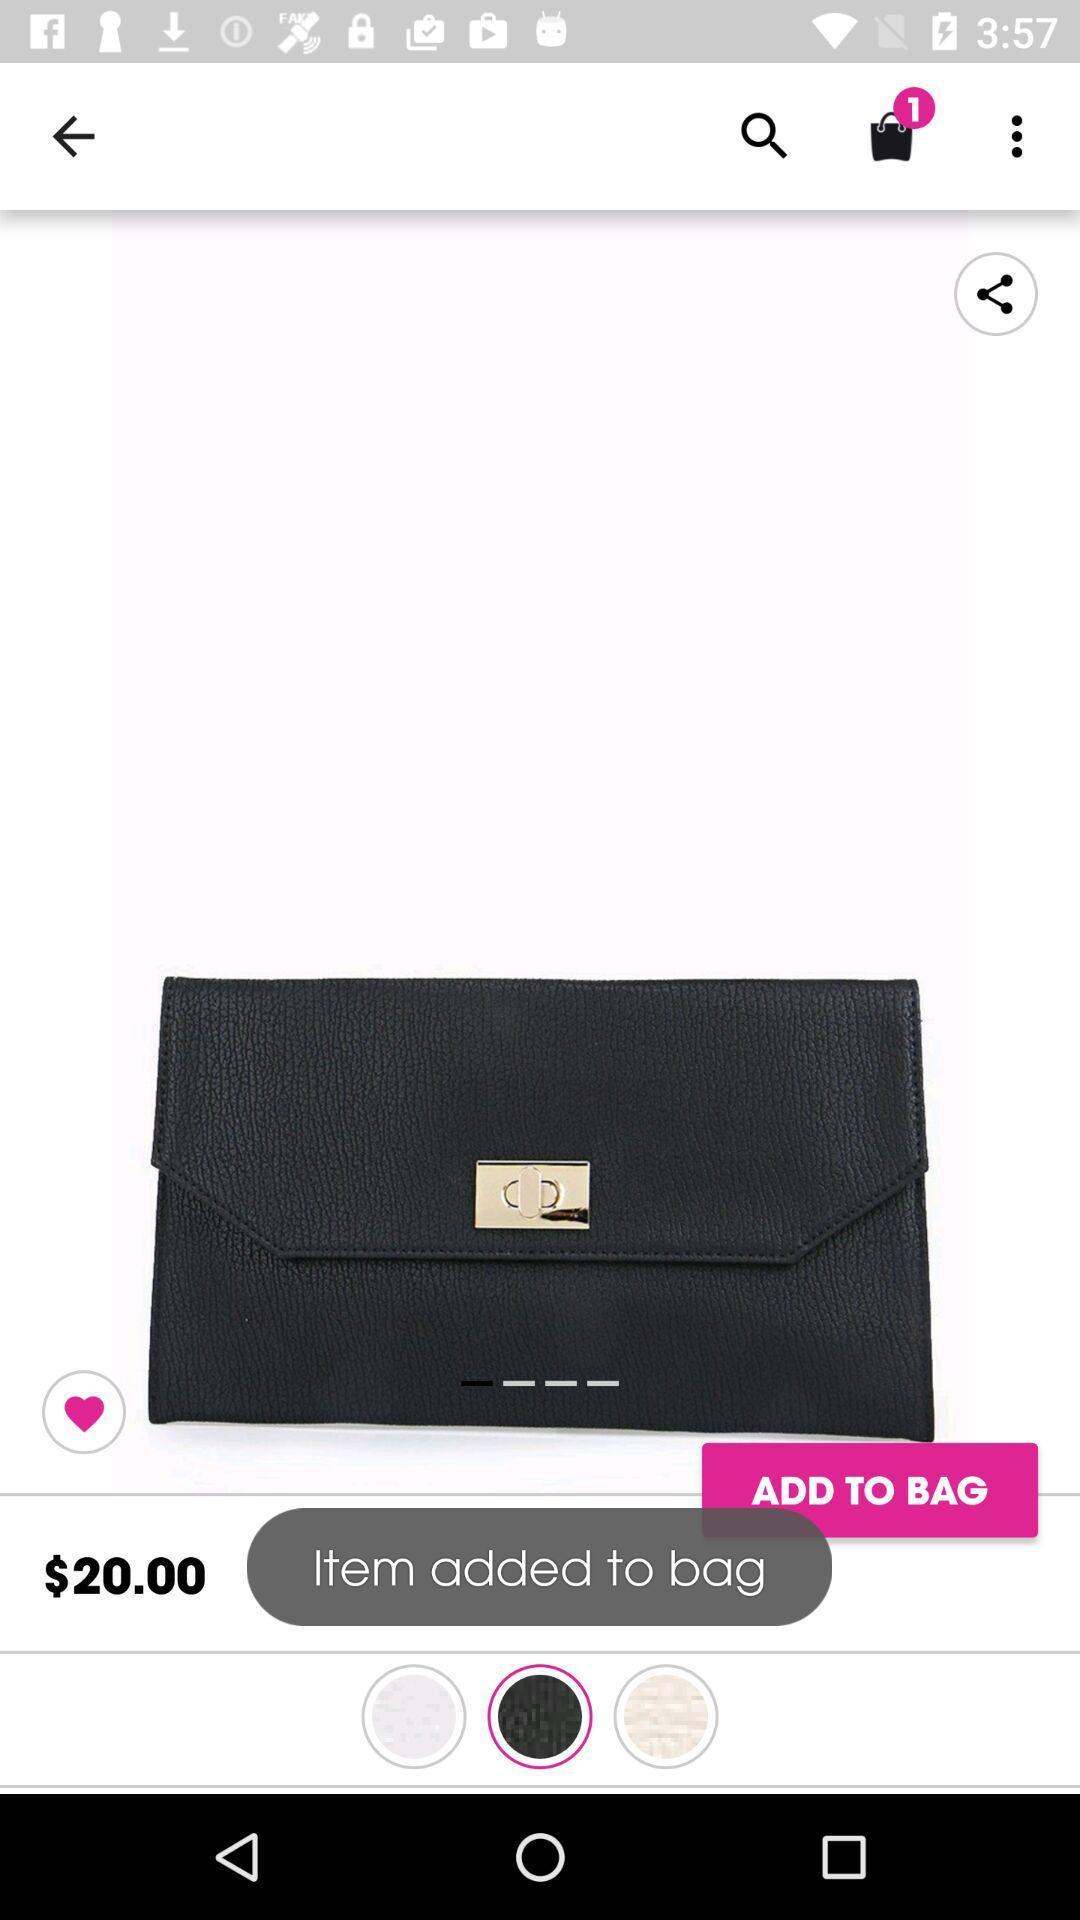 The width and height of the screenshot is (1080, 1920). What do you see at coordinates (995, 292) in the screenshot?
I see `share to social media` at bounding box center [995, 292].